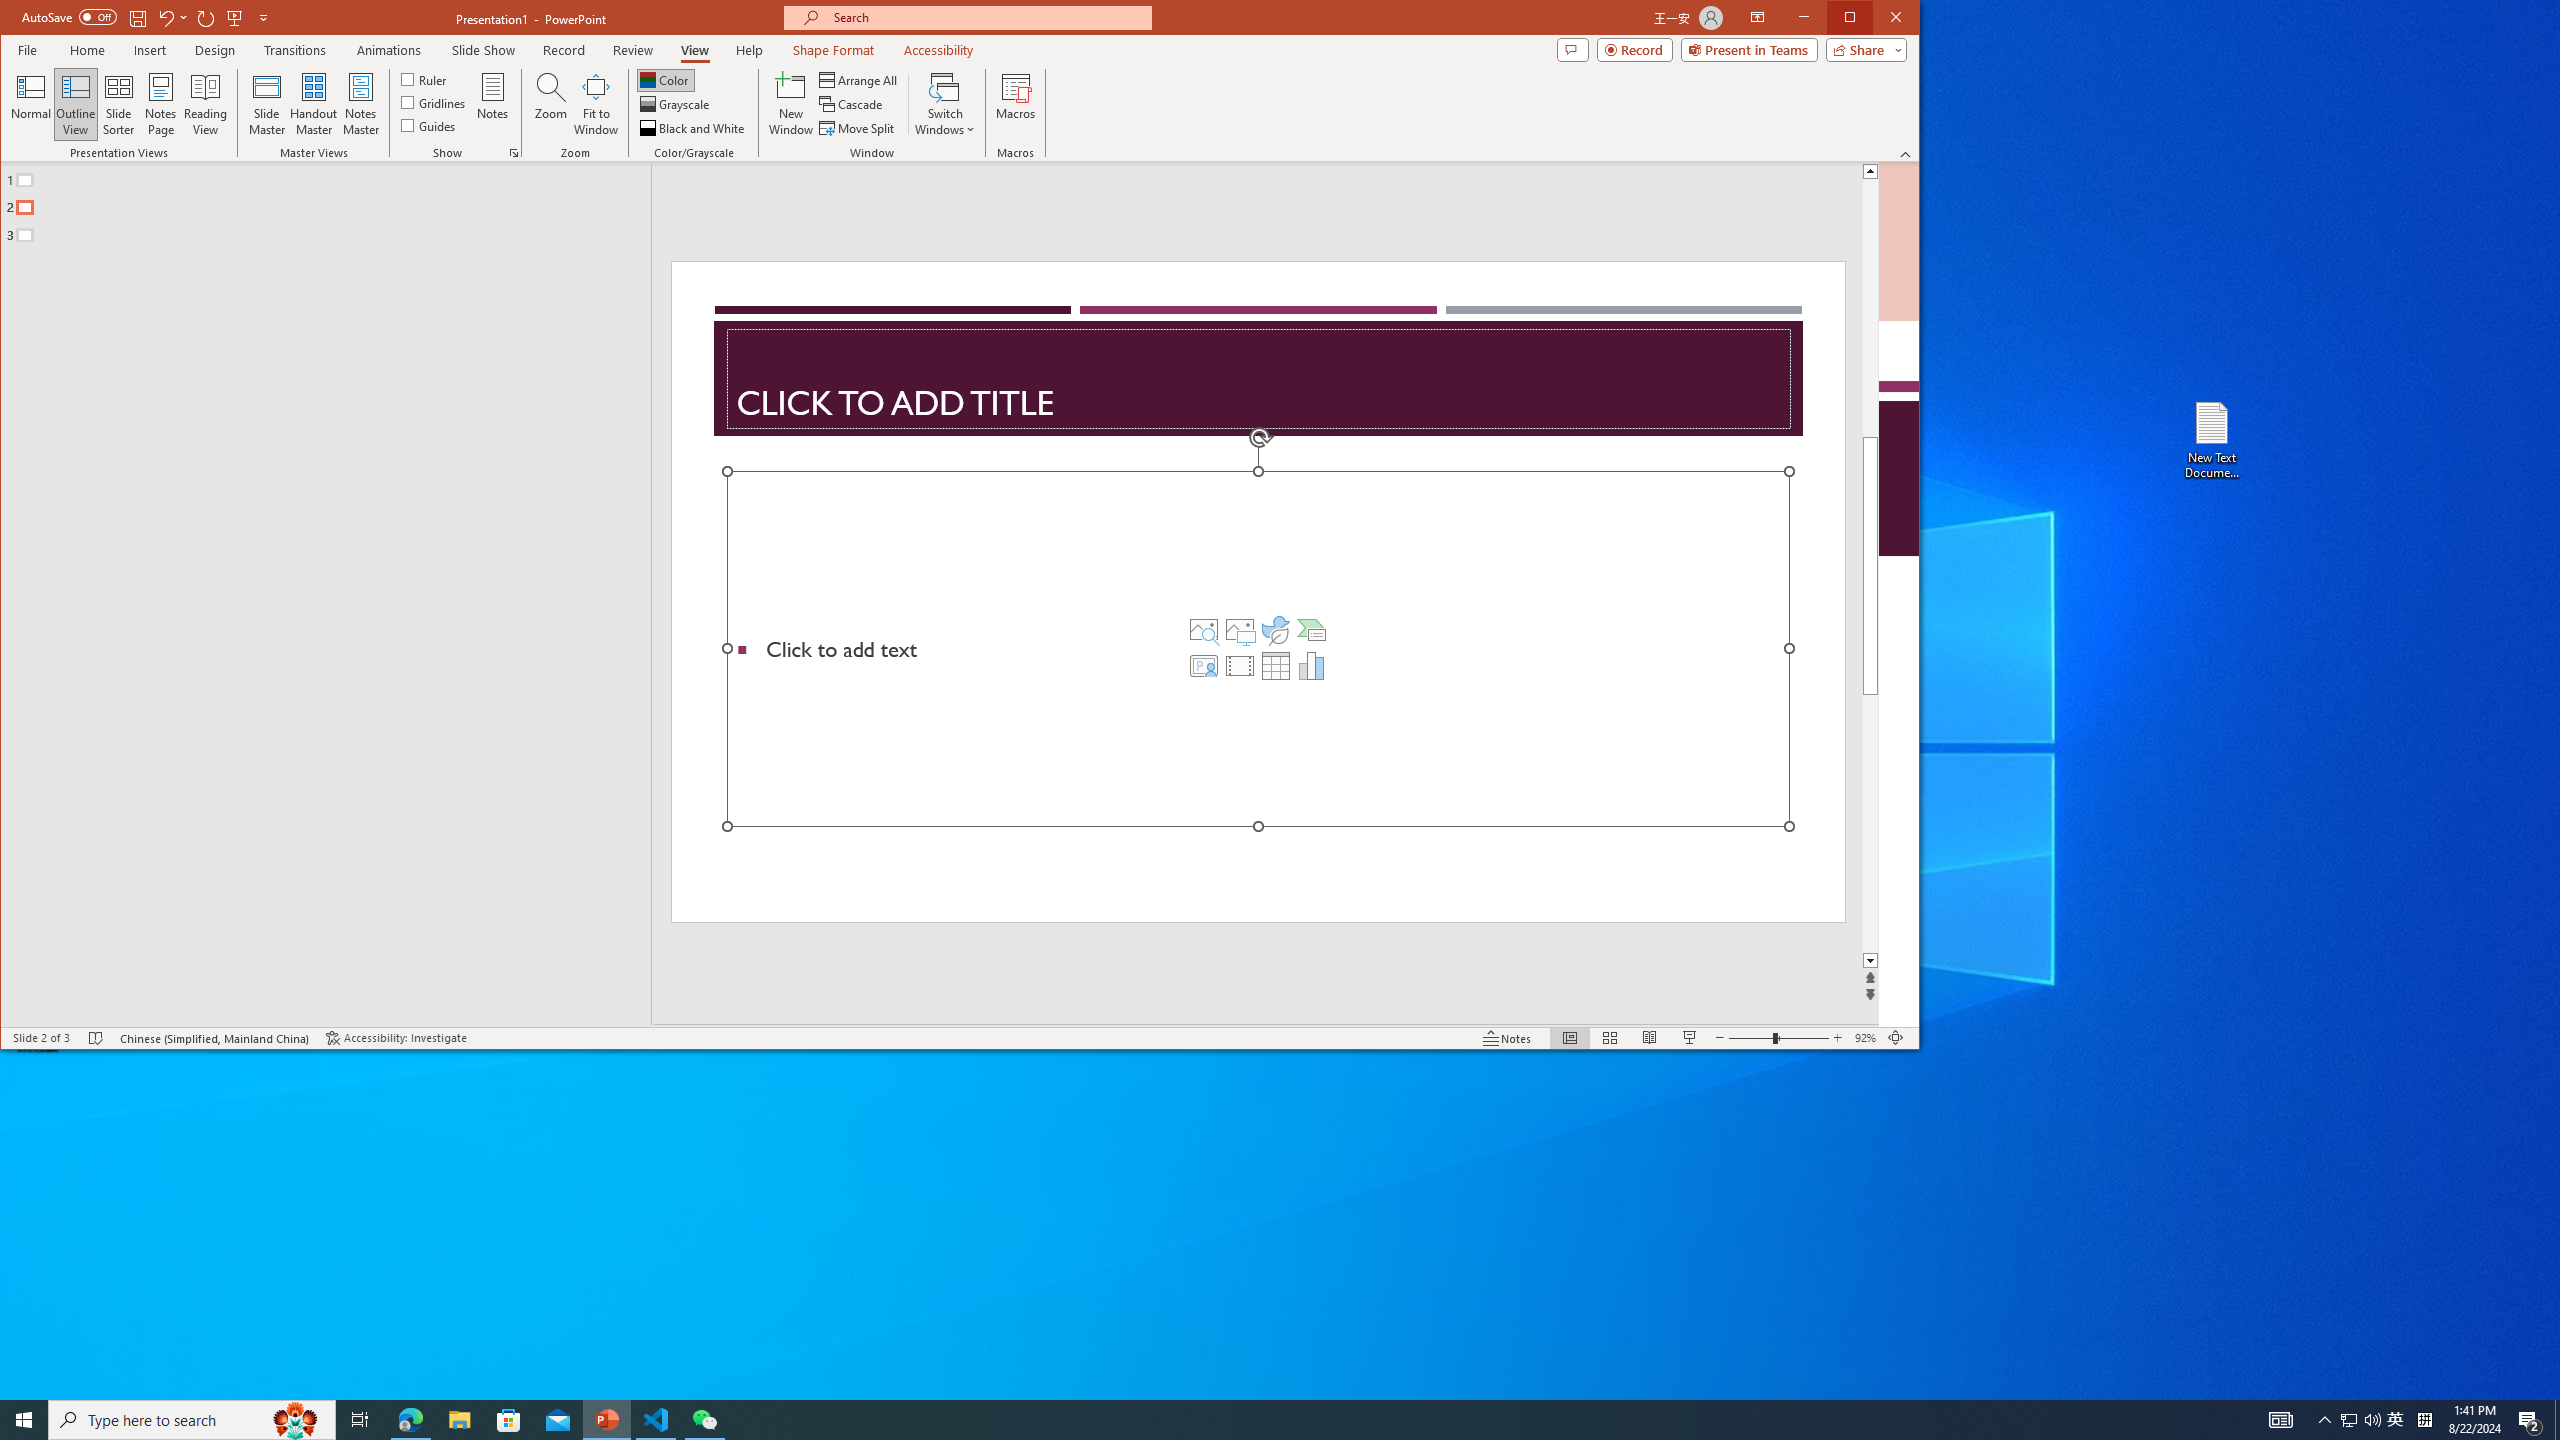  Describe the element at coordinates (945, 103) in the screenshot. I see `'Switch Windows'` at that location.